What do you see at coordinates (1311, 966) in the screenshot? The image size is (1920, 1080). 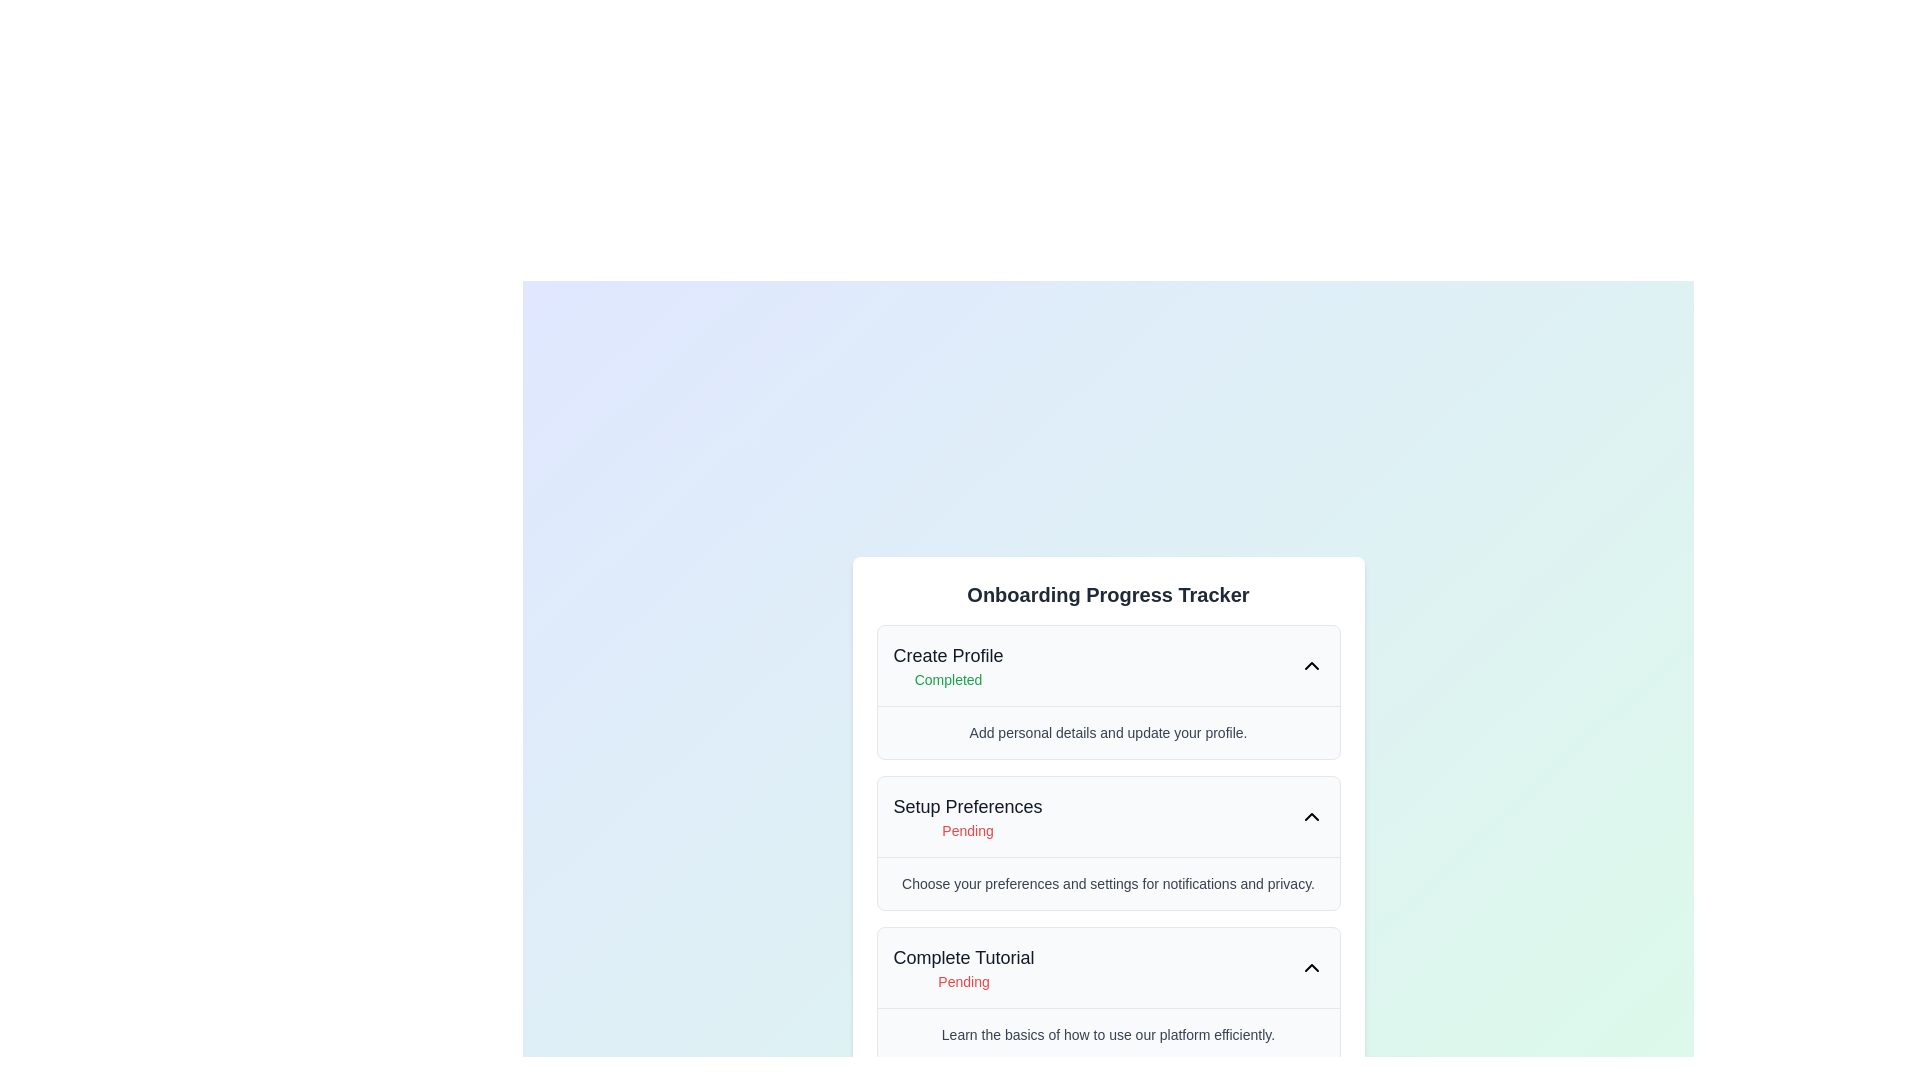 I see `the toggle icon located at the right end of the 'Complete Tutorial' section header in the 'Onboarding Progress Tracker'` at bounding box center [1311, 966].